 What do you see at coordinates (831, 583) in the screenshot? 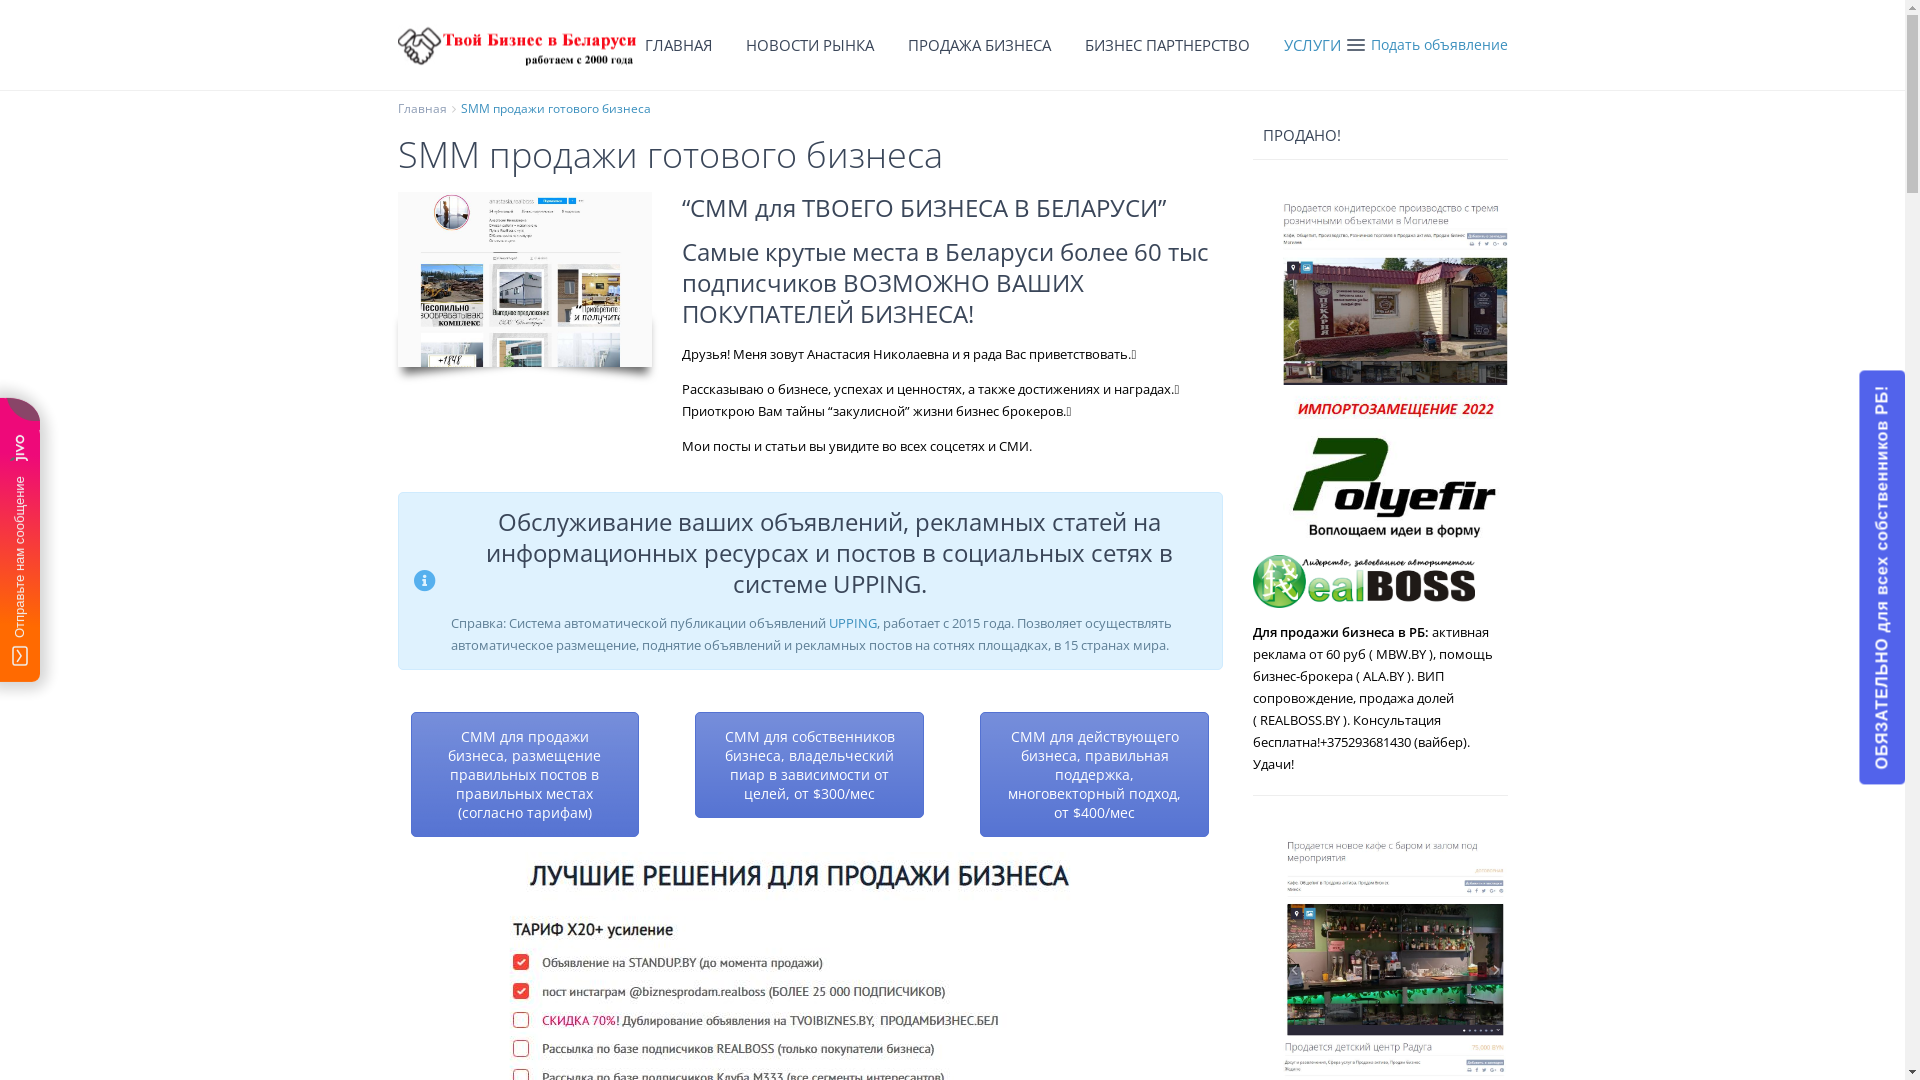
I see `'UPPING'` at bounding box center [831, 583].